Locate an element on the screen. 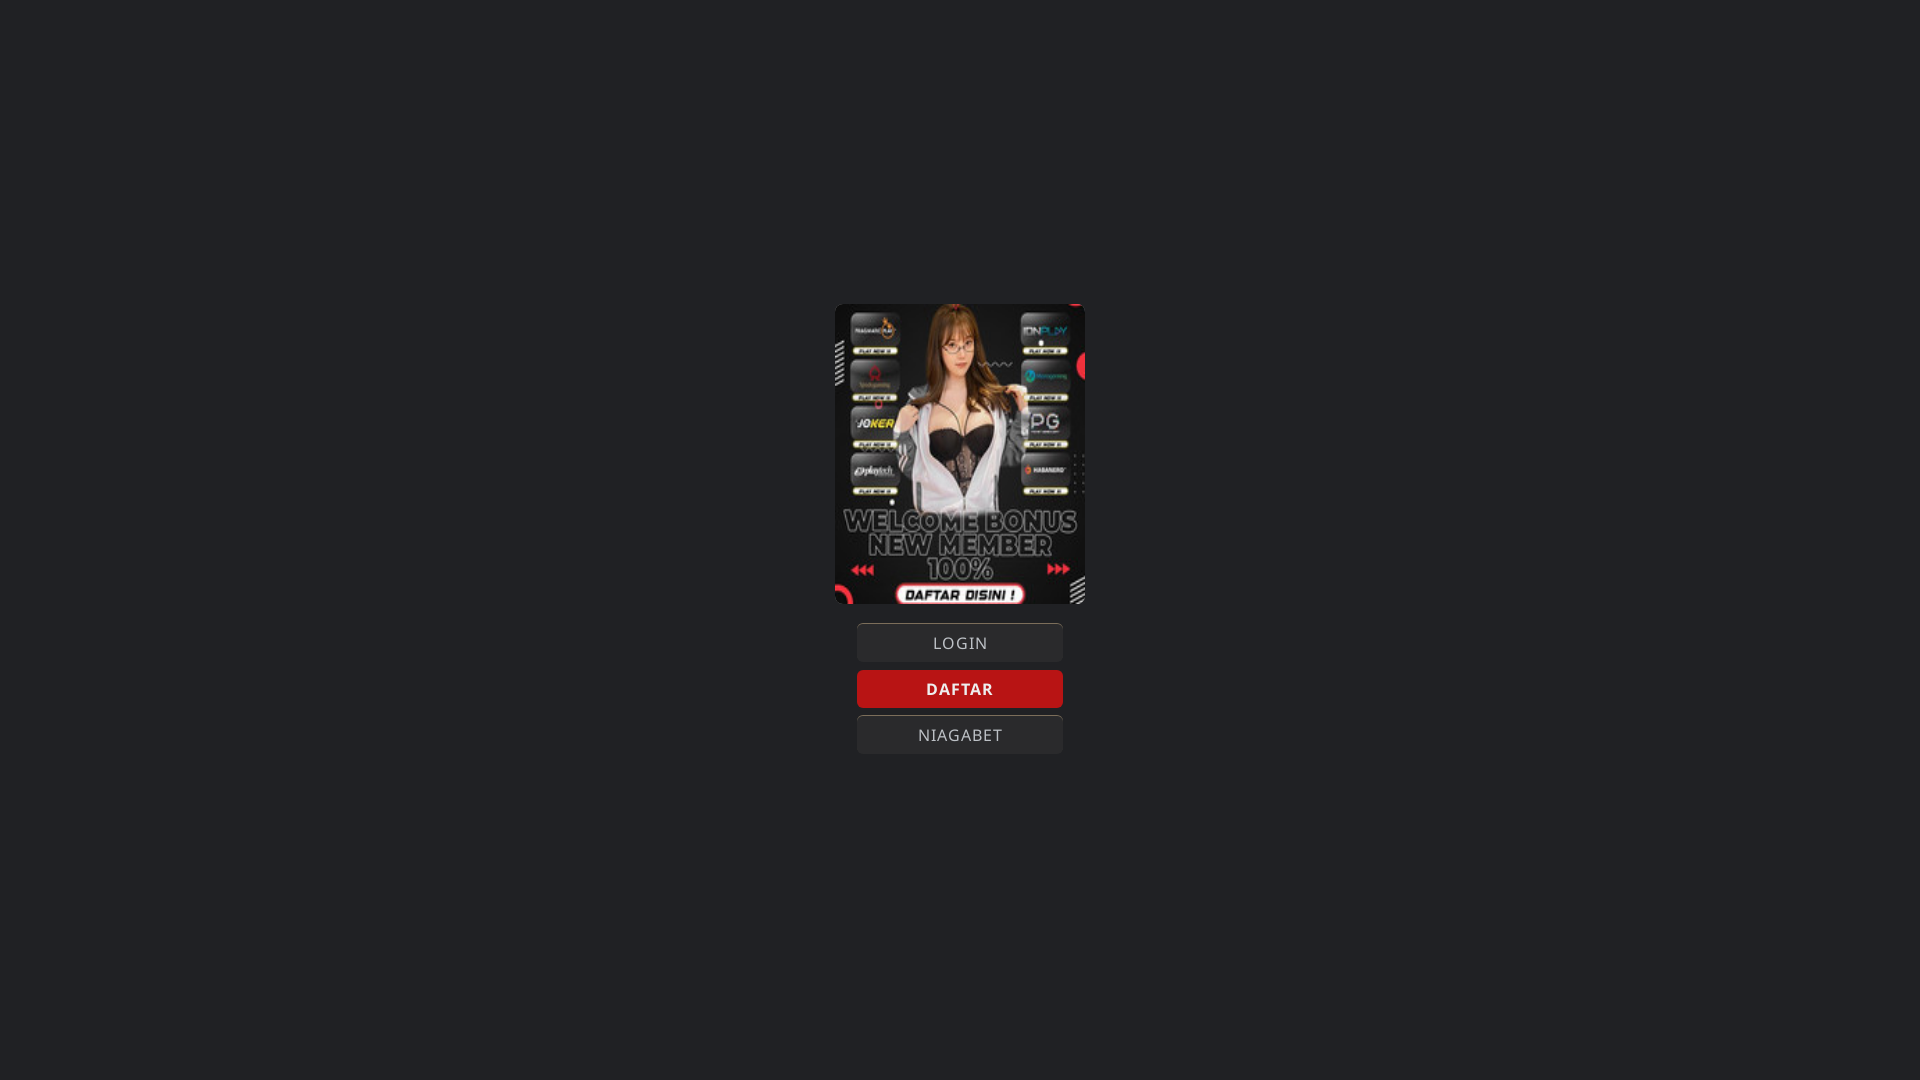  'DAFTAR' is located at coordinates (960, 688).